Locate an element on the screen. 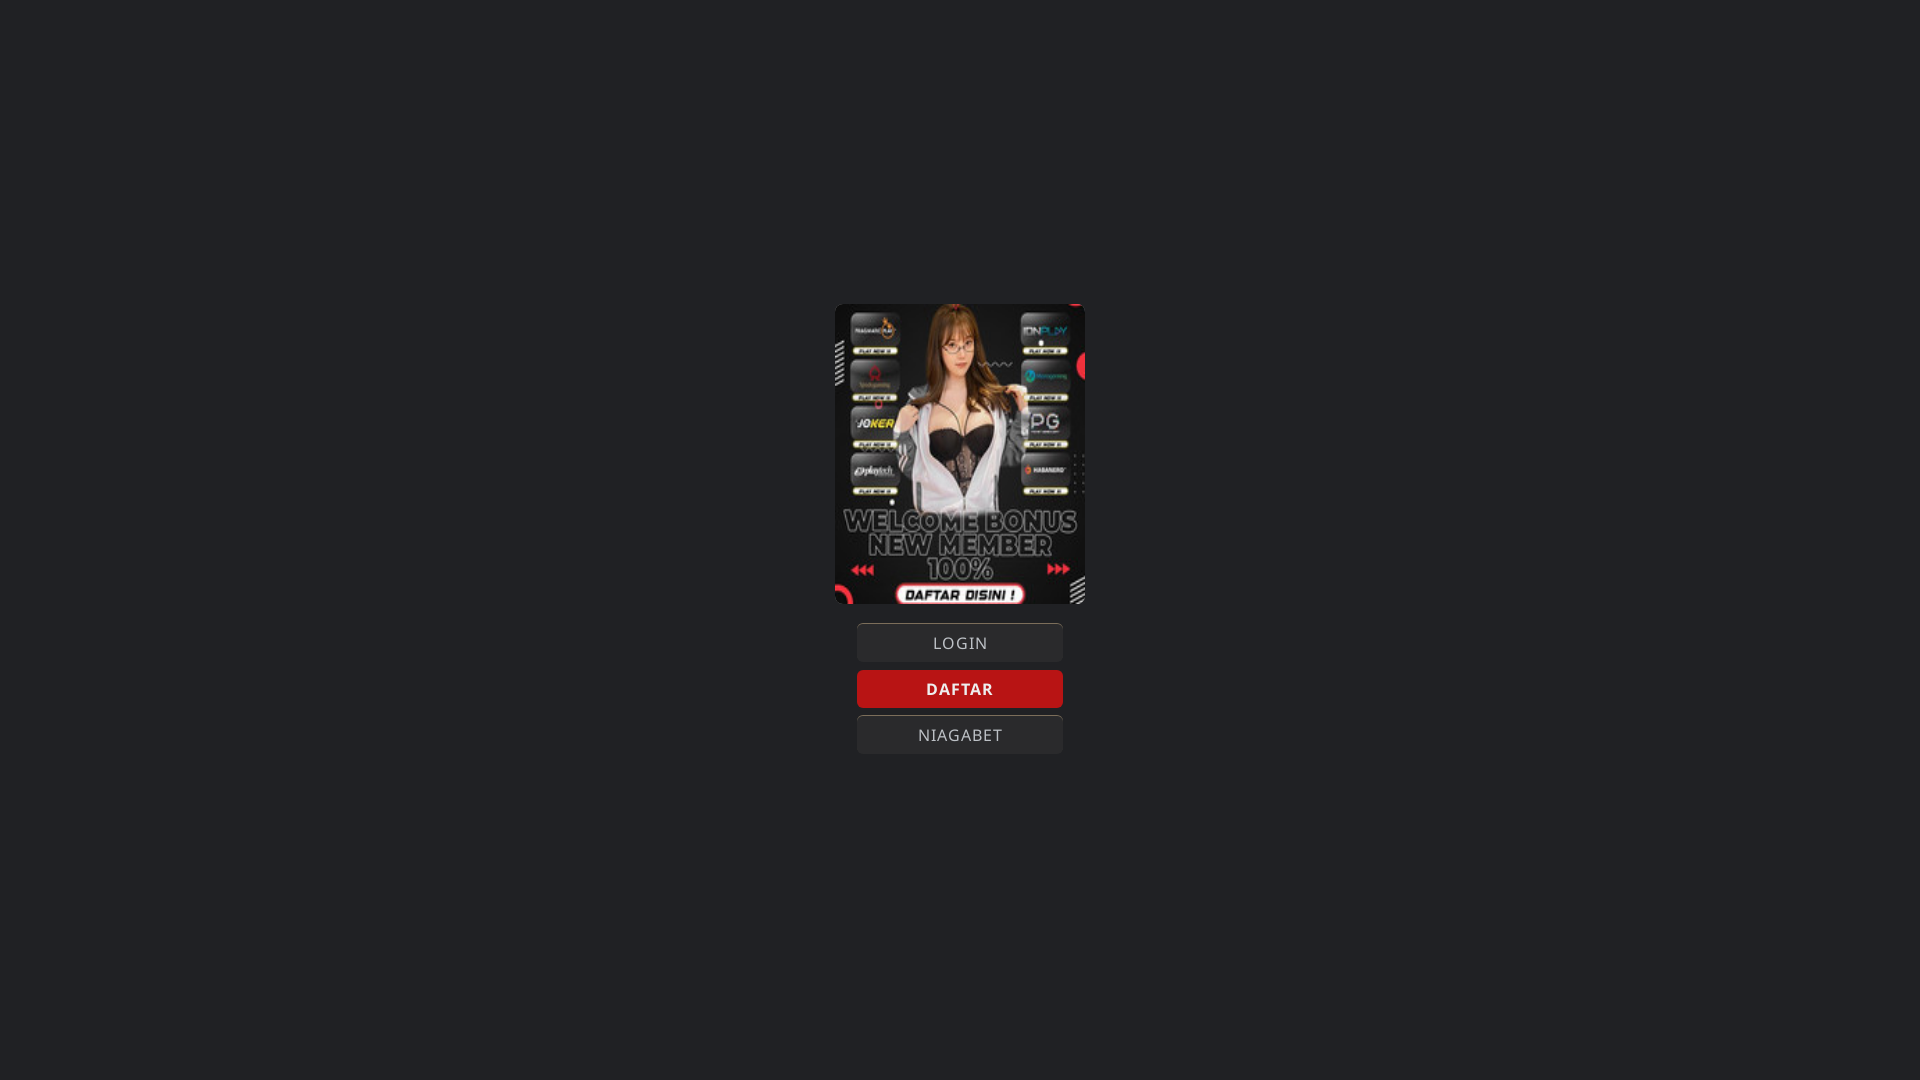  'DAFTAR' is located at coordinates (960, 688).